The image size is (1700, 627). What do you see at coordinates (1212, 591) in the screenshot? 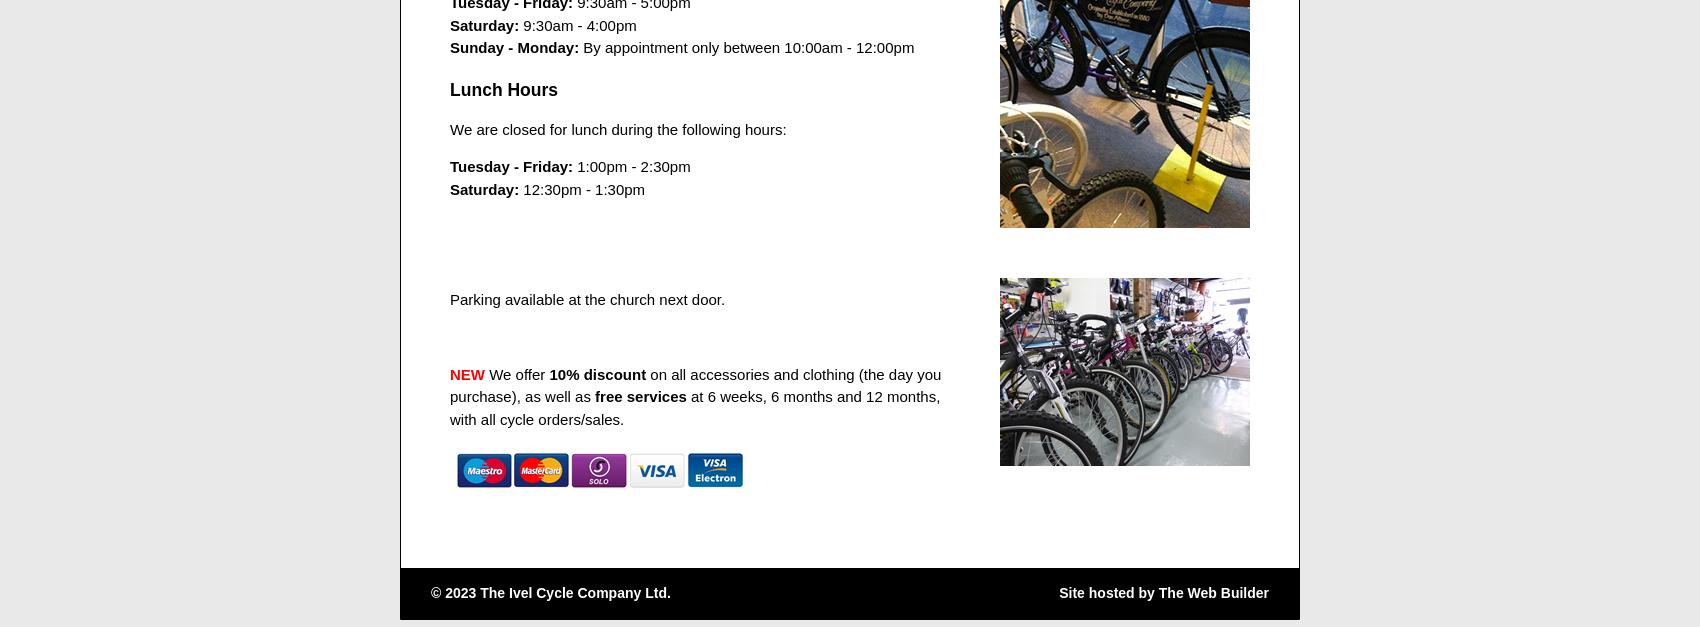
I see `'The Web Builder'` at bounding box center [1212, 591].